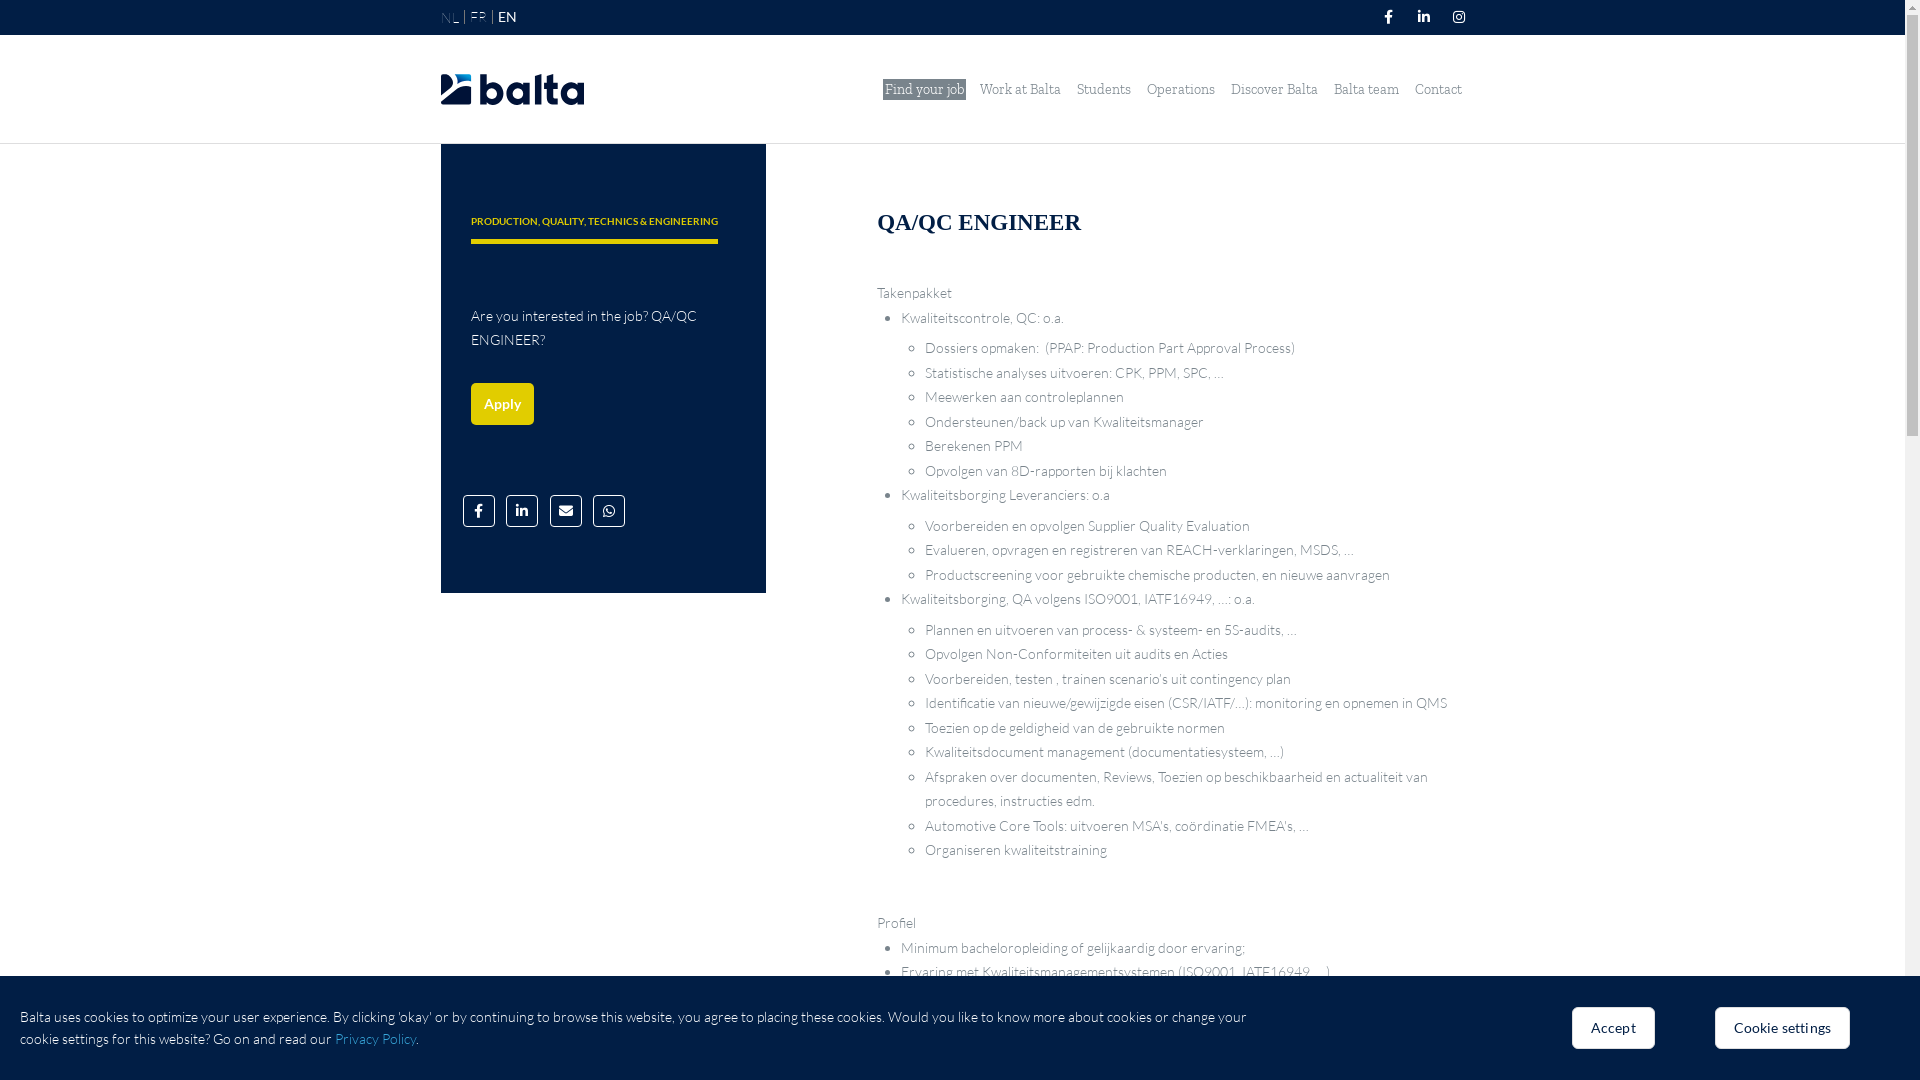 The width and height of the screenshot is (1920, 1080). Describe the element at coordinates (448, 17) in the screenshot. I see `'NL'` at that location.